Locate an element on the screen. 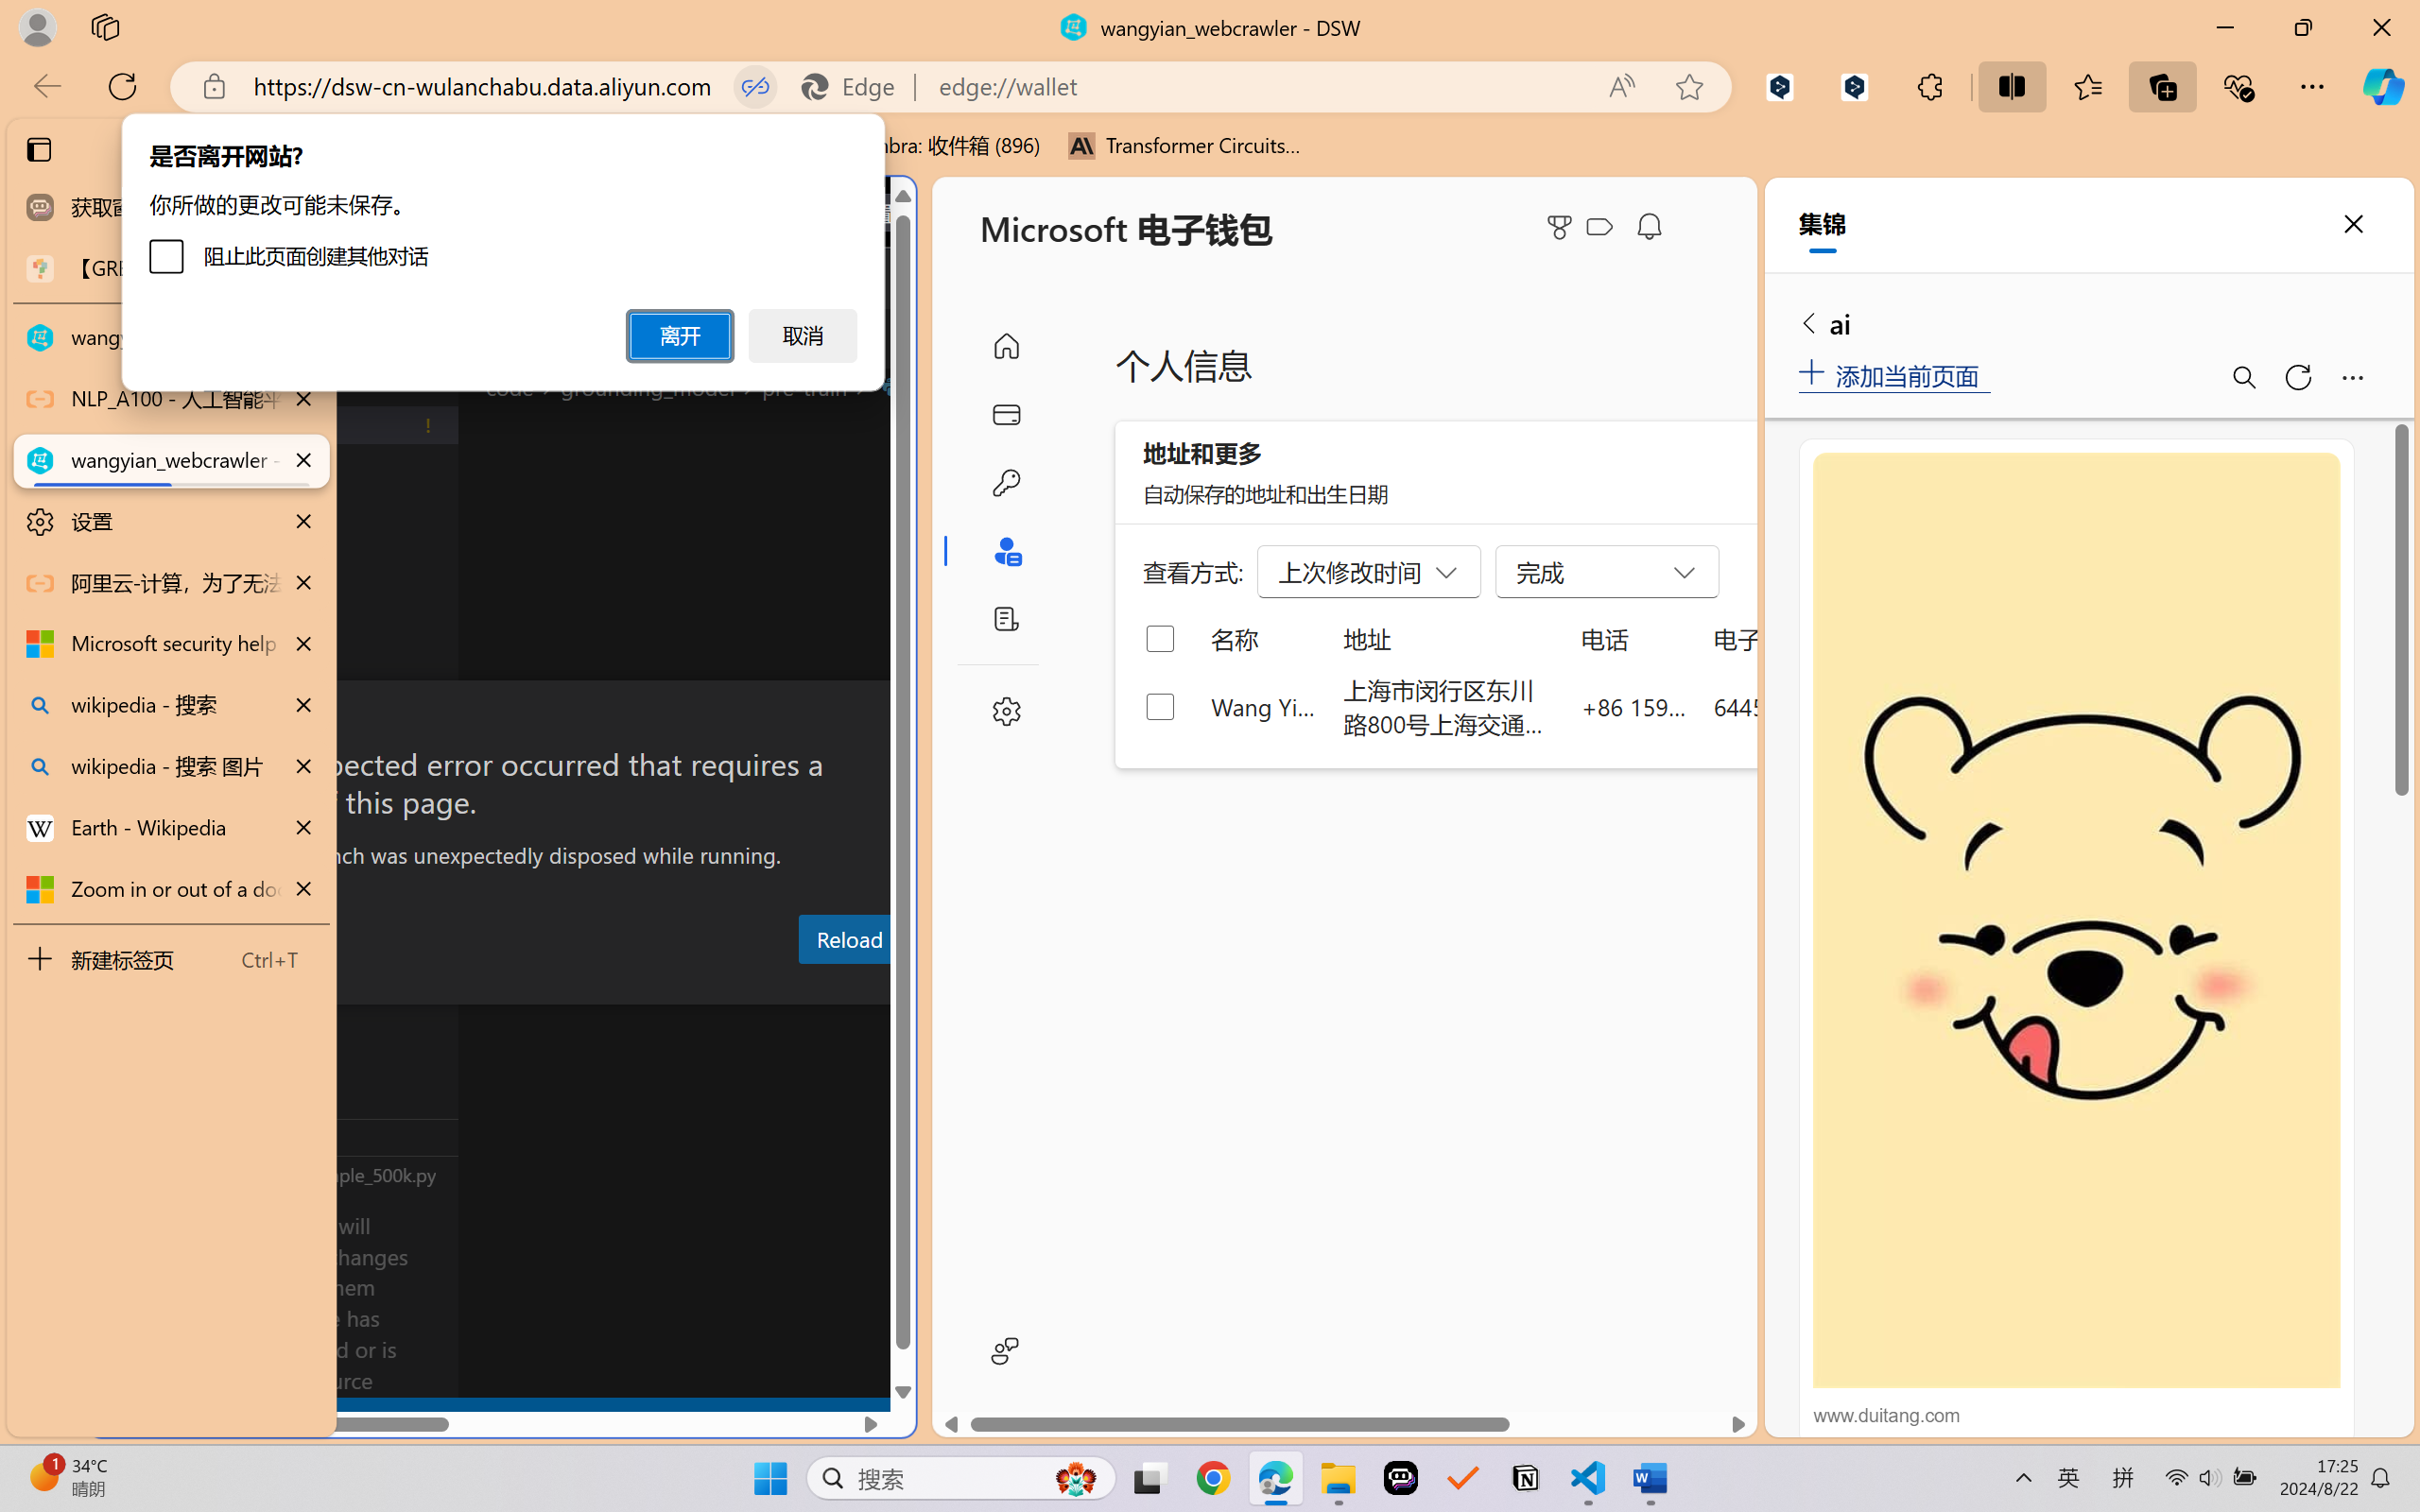 The width and height of the screenshot is (2420, 1512). 'Wang Yian' is located at coordinates (1263, 705).